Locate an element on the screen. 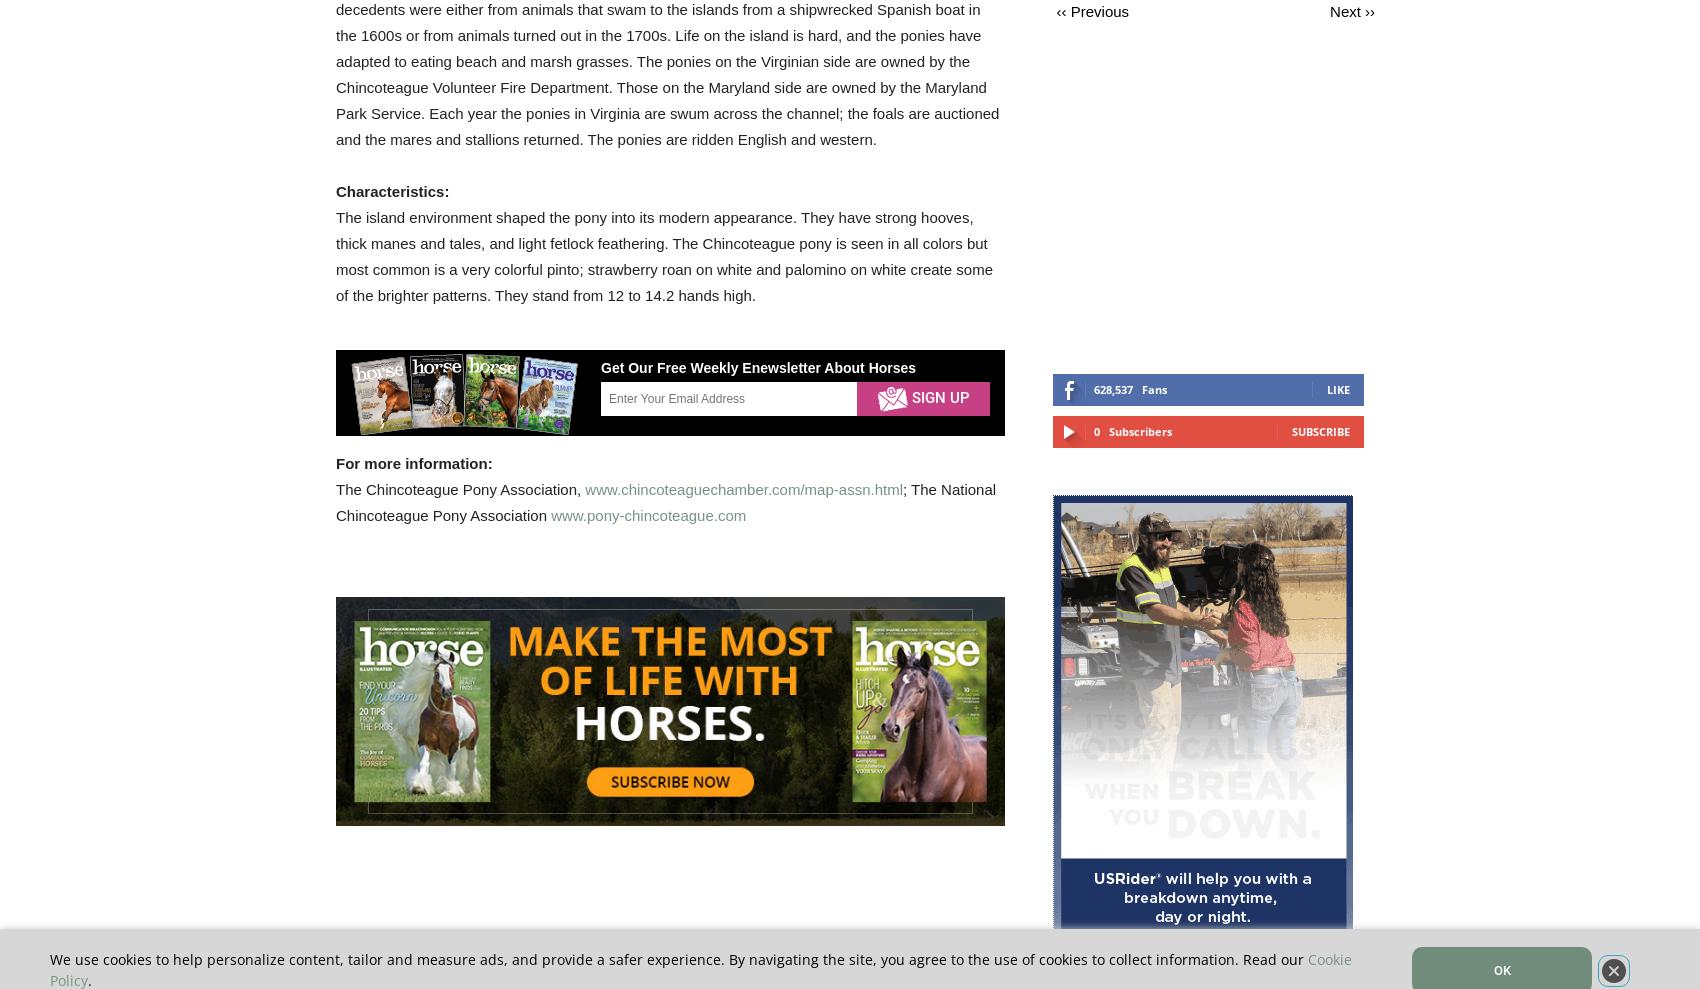 This screenshot has width=1700, height=989. 'The Chincoteague Pony Association,' is located at coordinates (460, 487).